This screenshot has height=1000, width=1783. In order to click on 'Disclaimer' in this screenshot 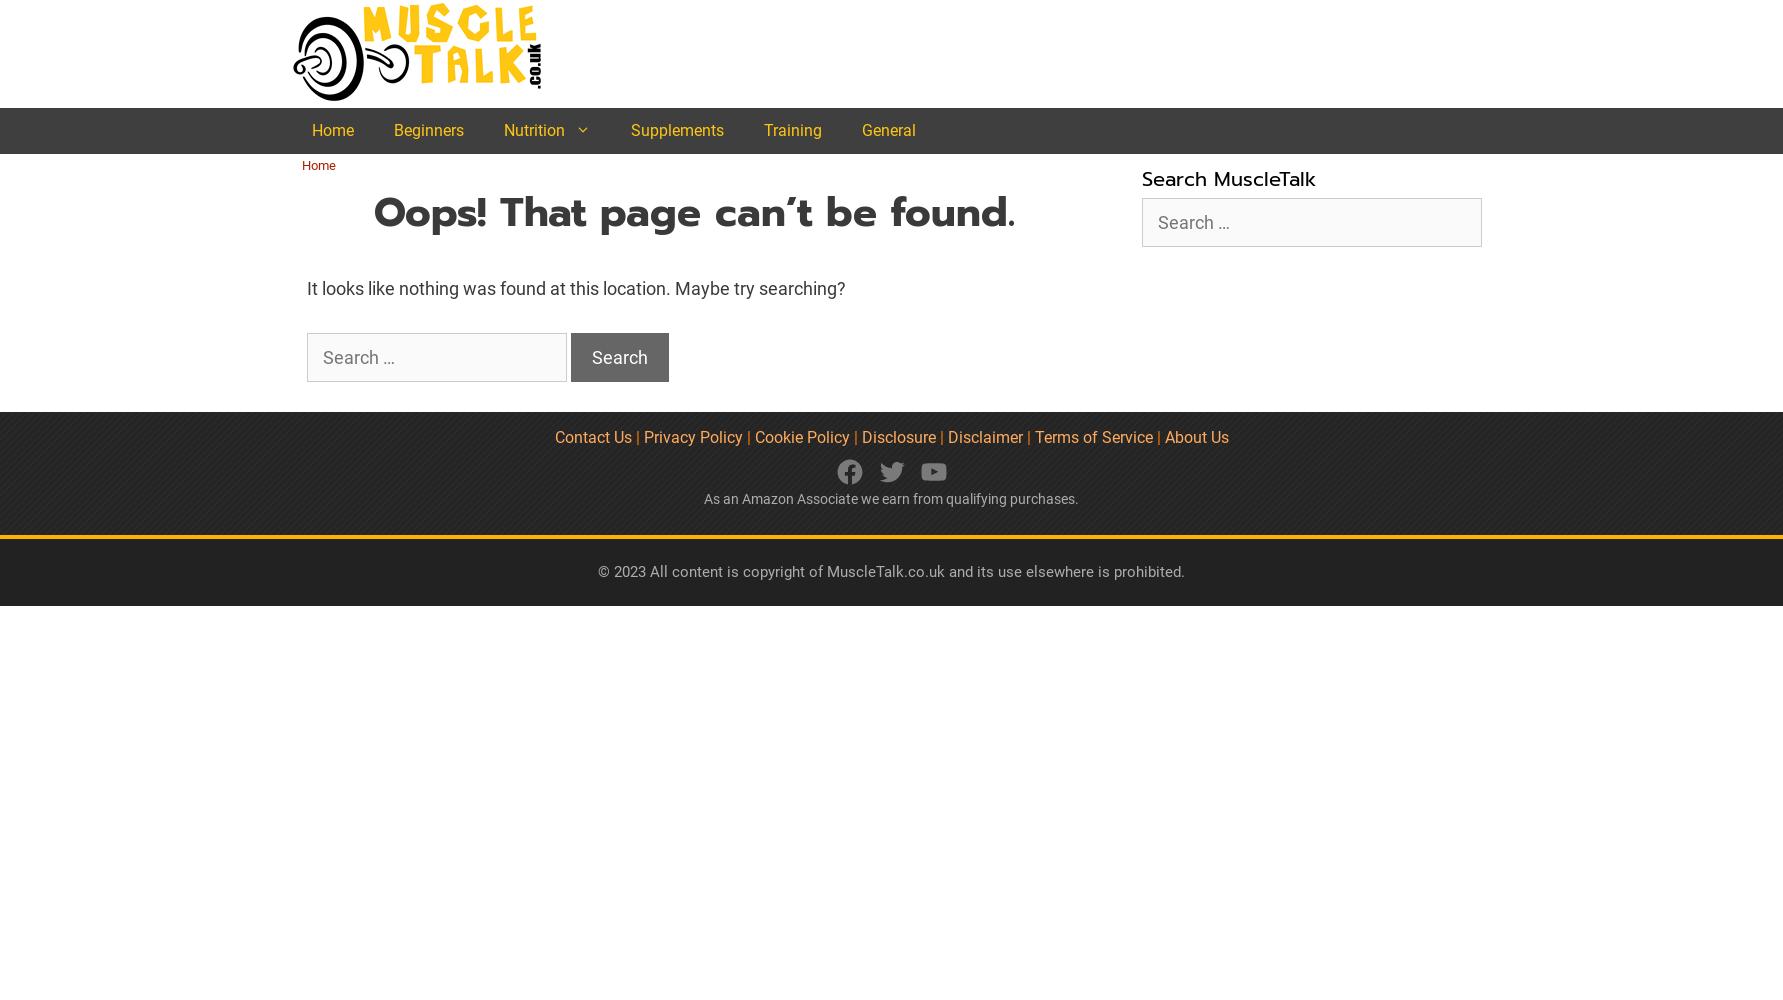, I will do `click(985, 436)`.